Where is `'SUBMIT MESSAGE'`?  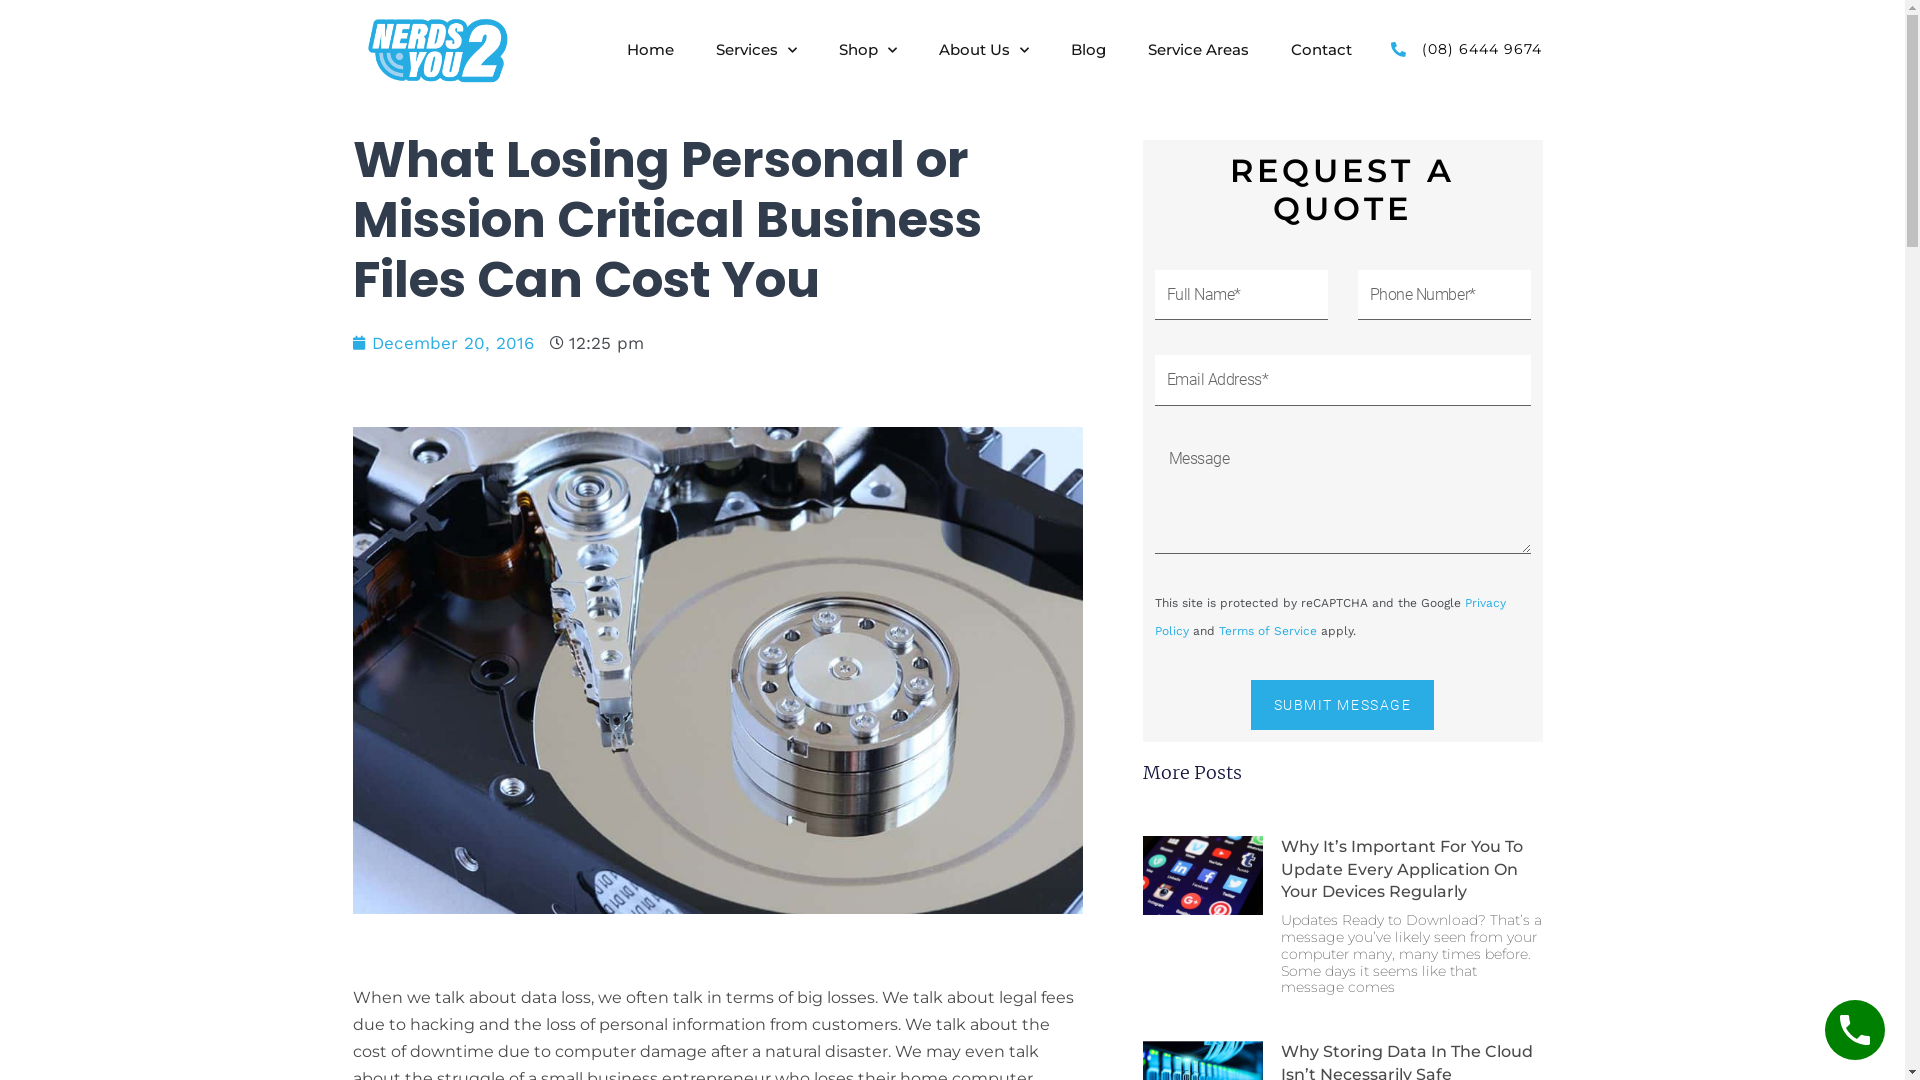 'SUBMIT MESSAGE' is located at coordinates (1342, 704).